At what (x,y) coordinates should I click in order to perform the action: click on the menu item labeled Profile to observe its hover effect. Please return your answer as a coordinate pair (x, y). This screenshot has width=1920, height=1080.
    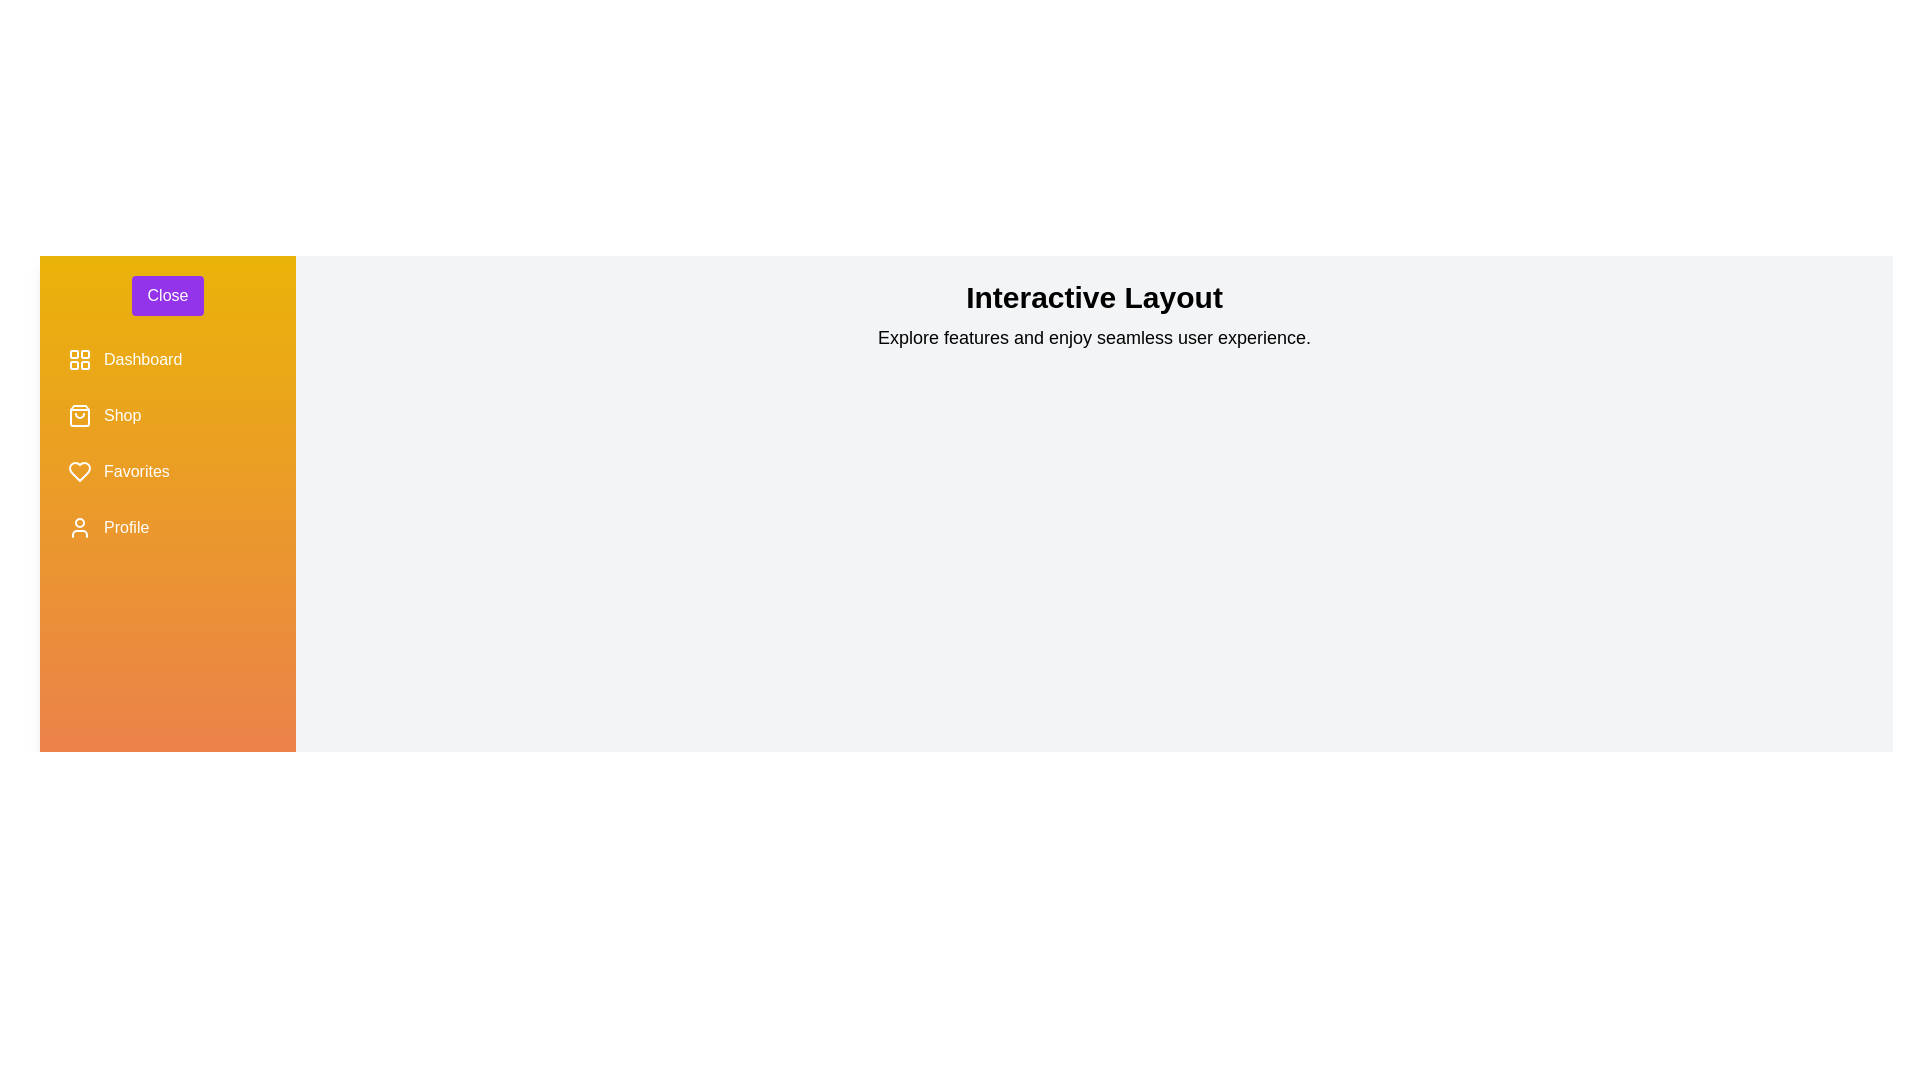
    Looking at the image, I should click on (168, 527).